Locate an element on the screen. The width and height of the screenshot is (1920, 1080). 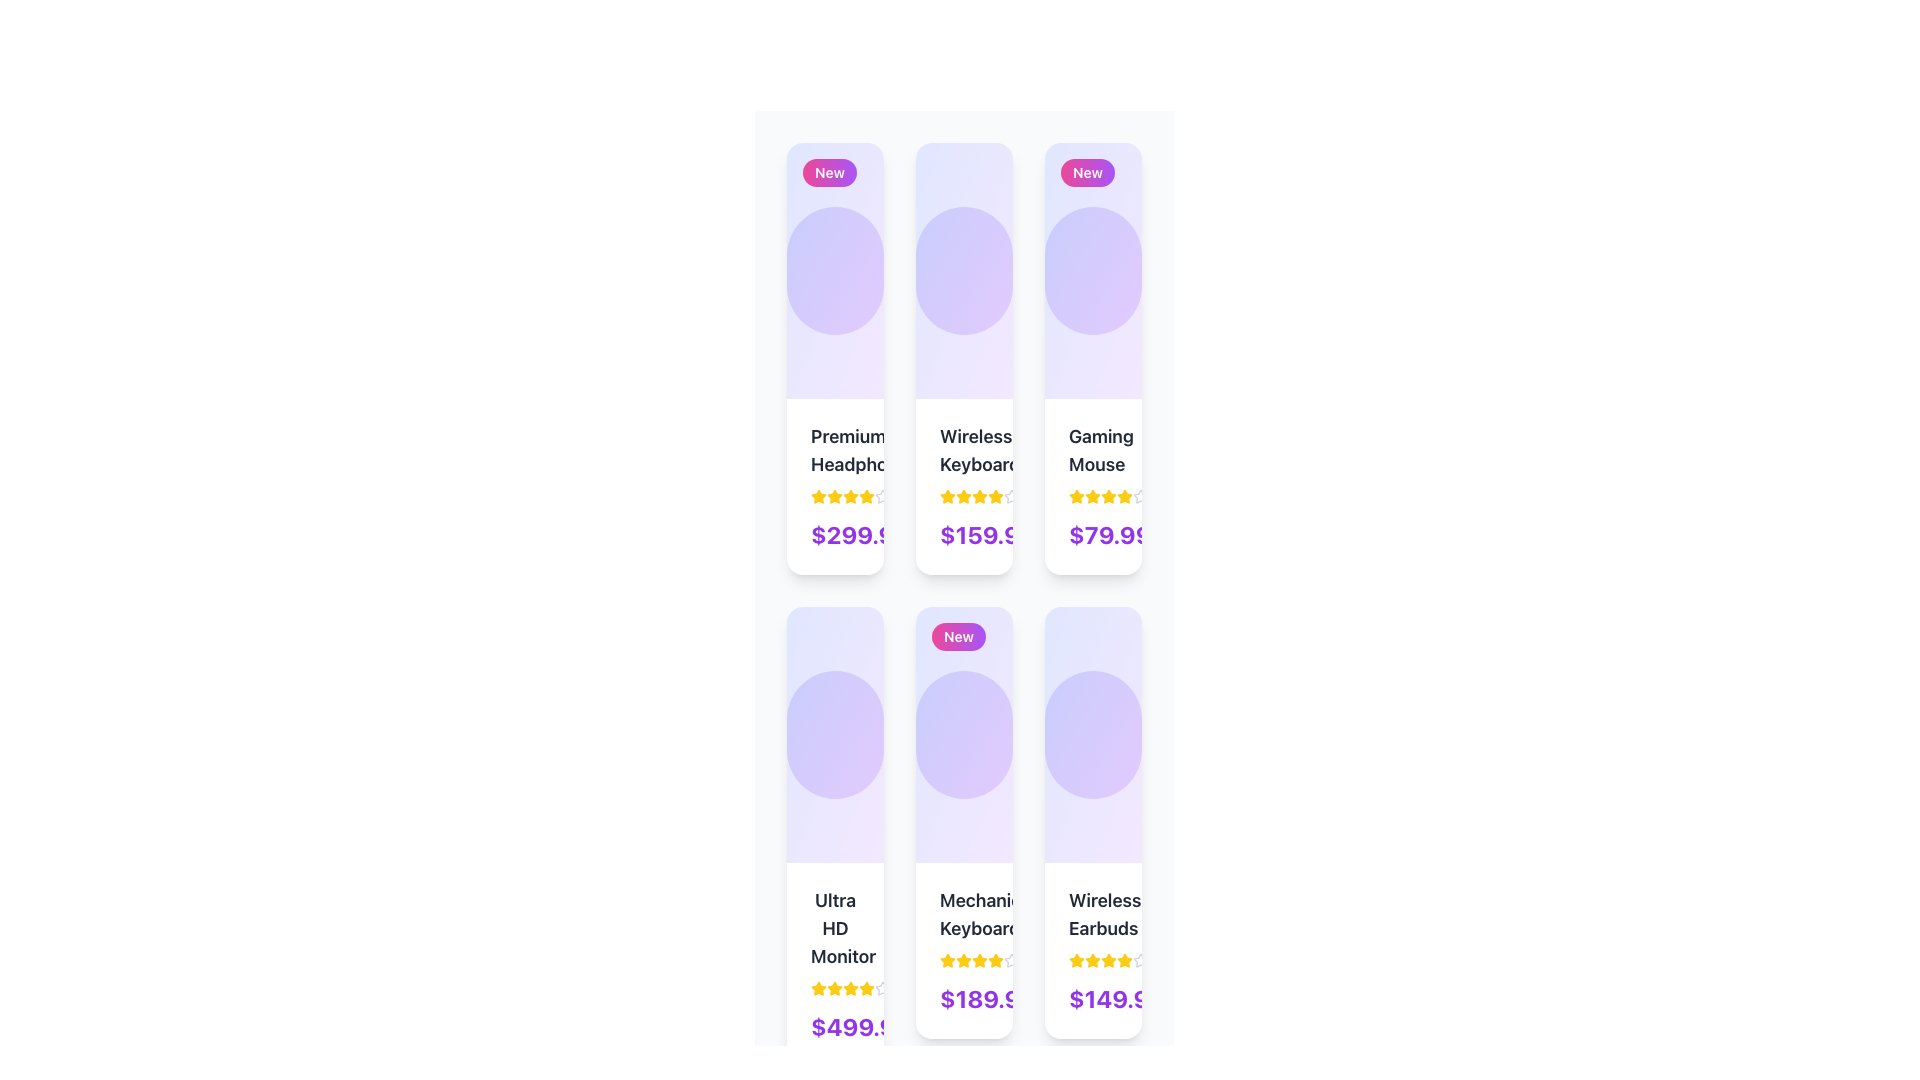
the fifth star in the rating widget for the 'Wireless Earbuds' product card is located at coordinates (1141, 959).